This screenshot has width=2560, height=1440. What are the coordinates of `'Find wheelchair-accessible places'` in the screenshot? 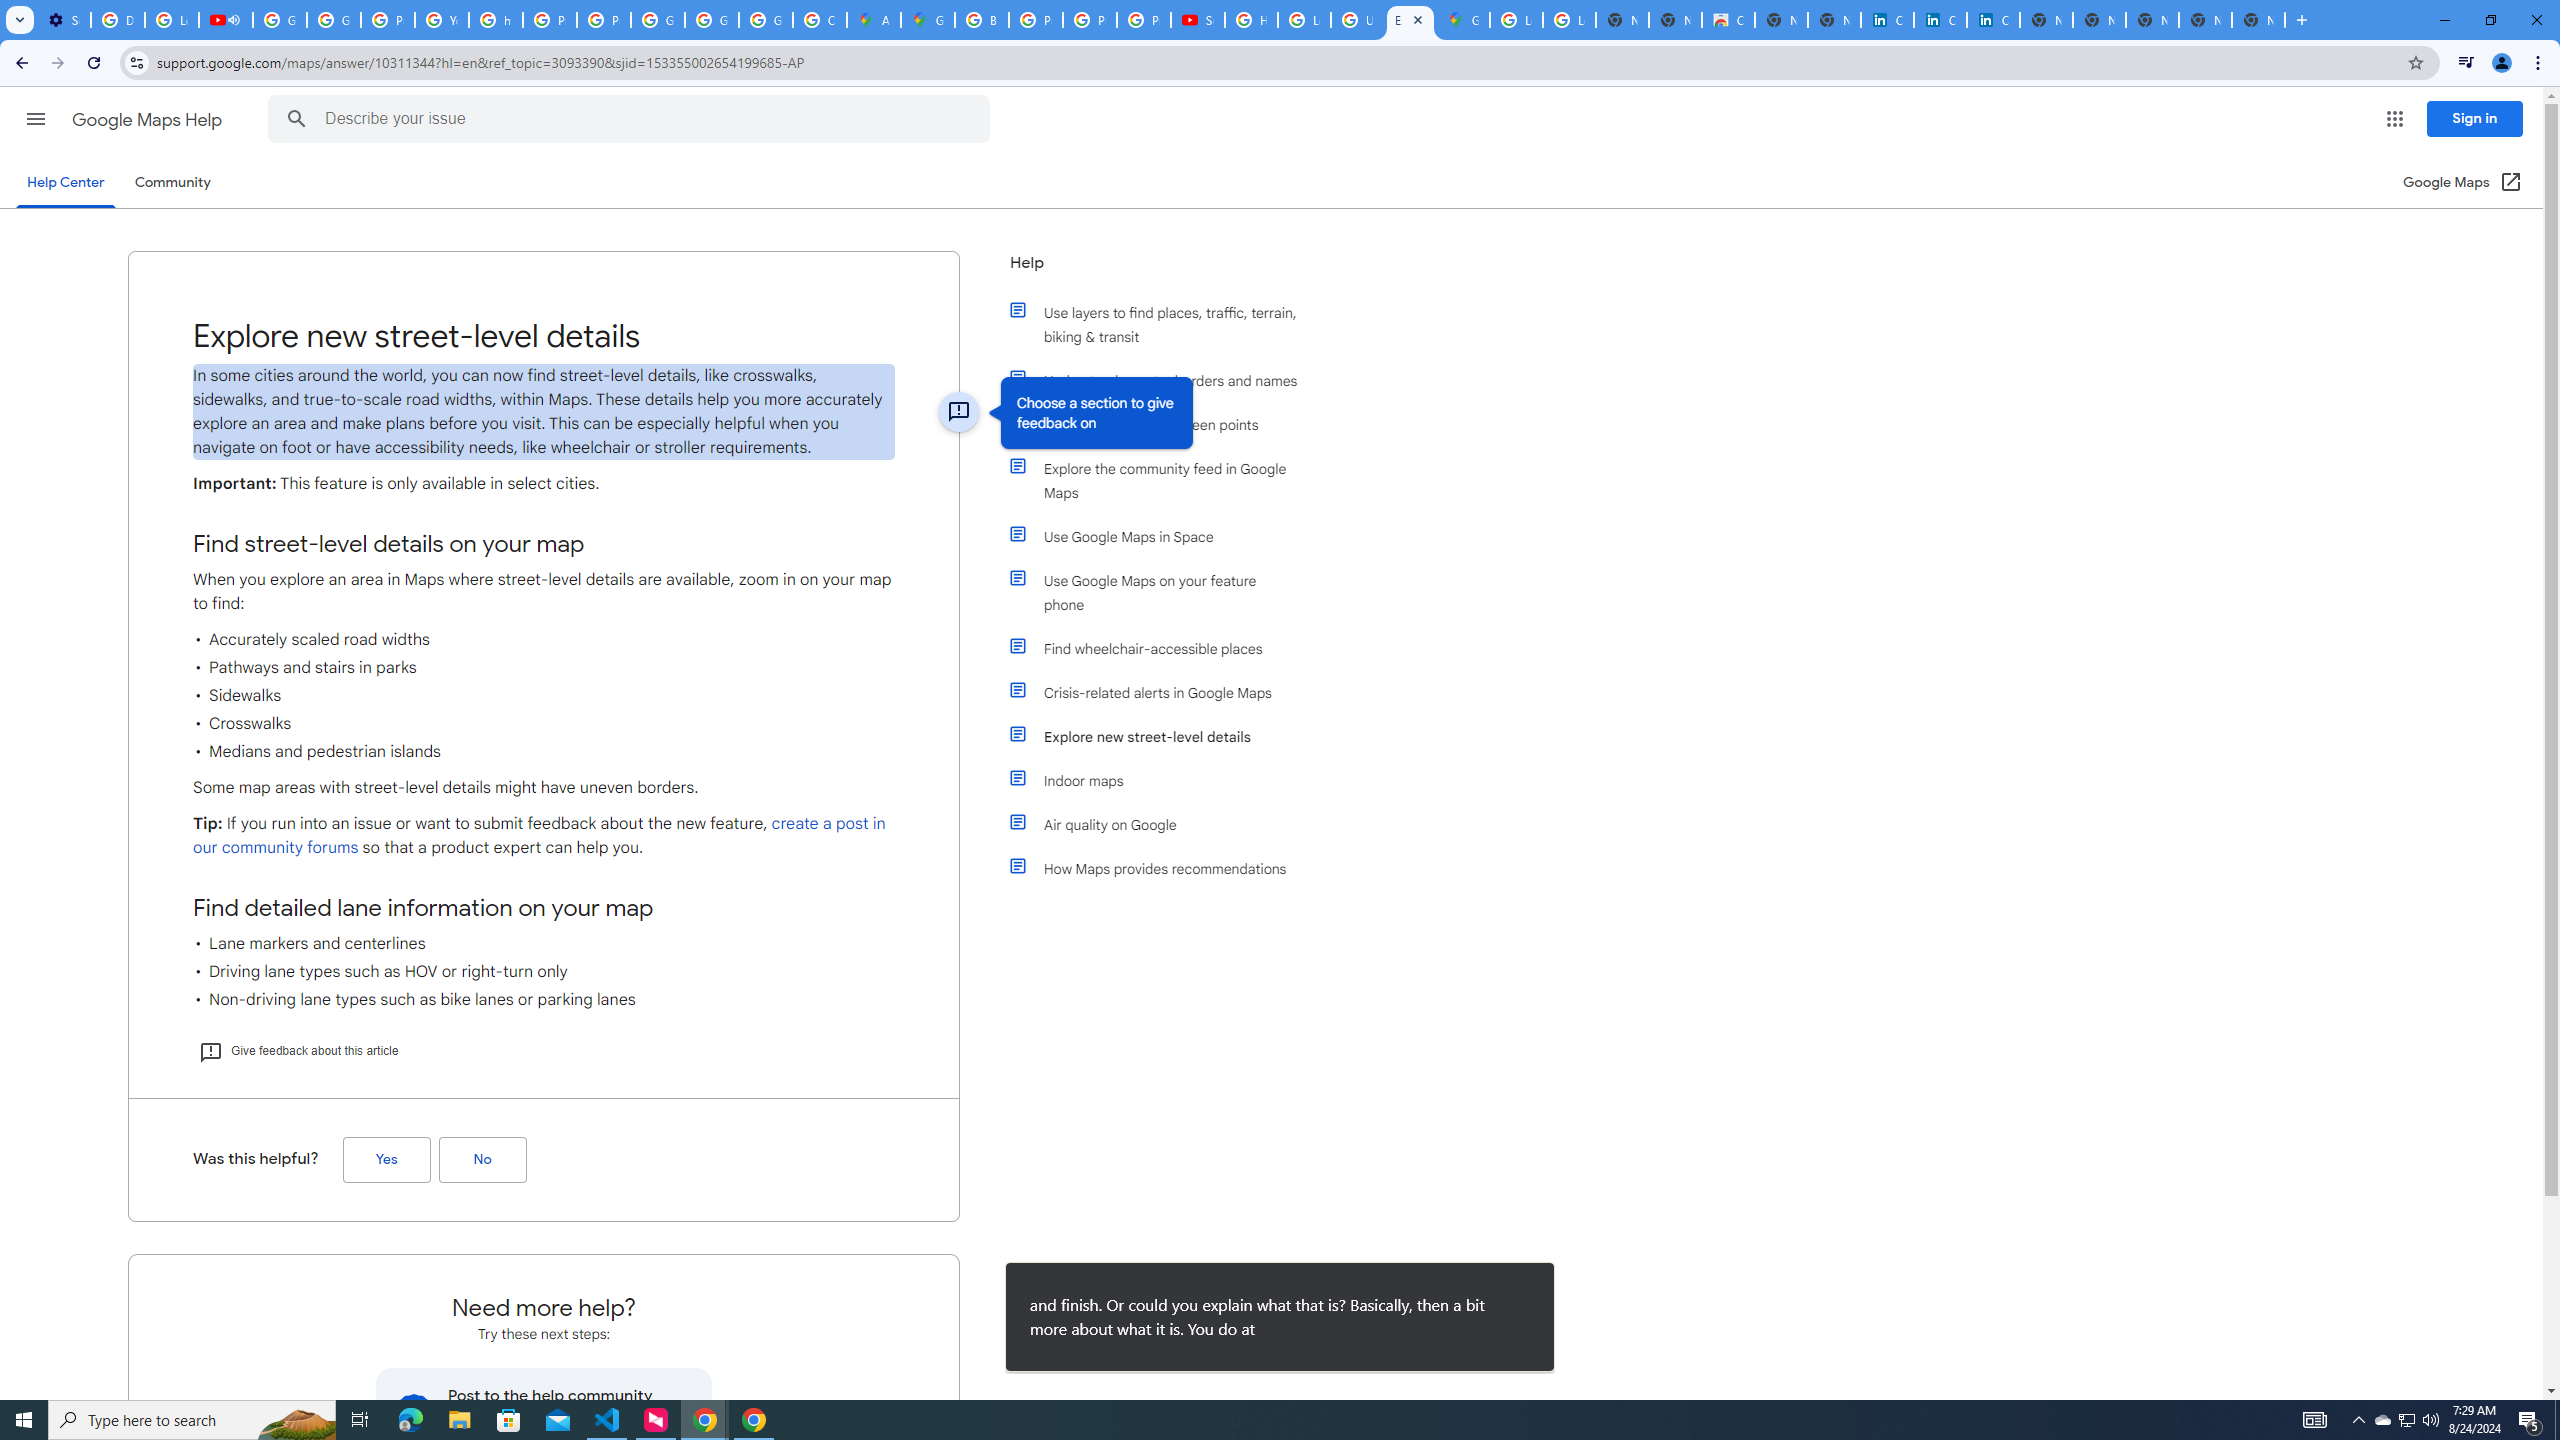 It's located at (1162, 647).